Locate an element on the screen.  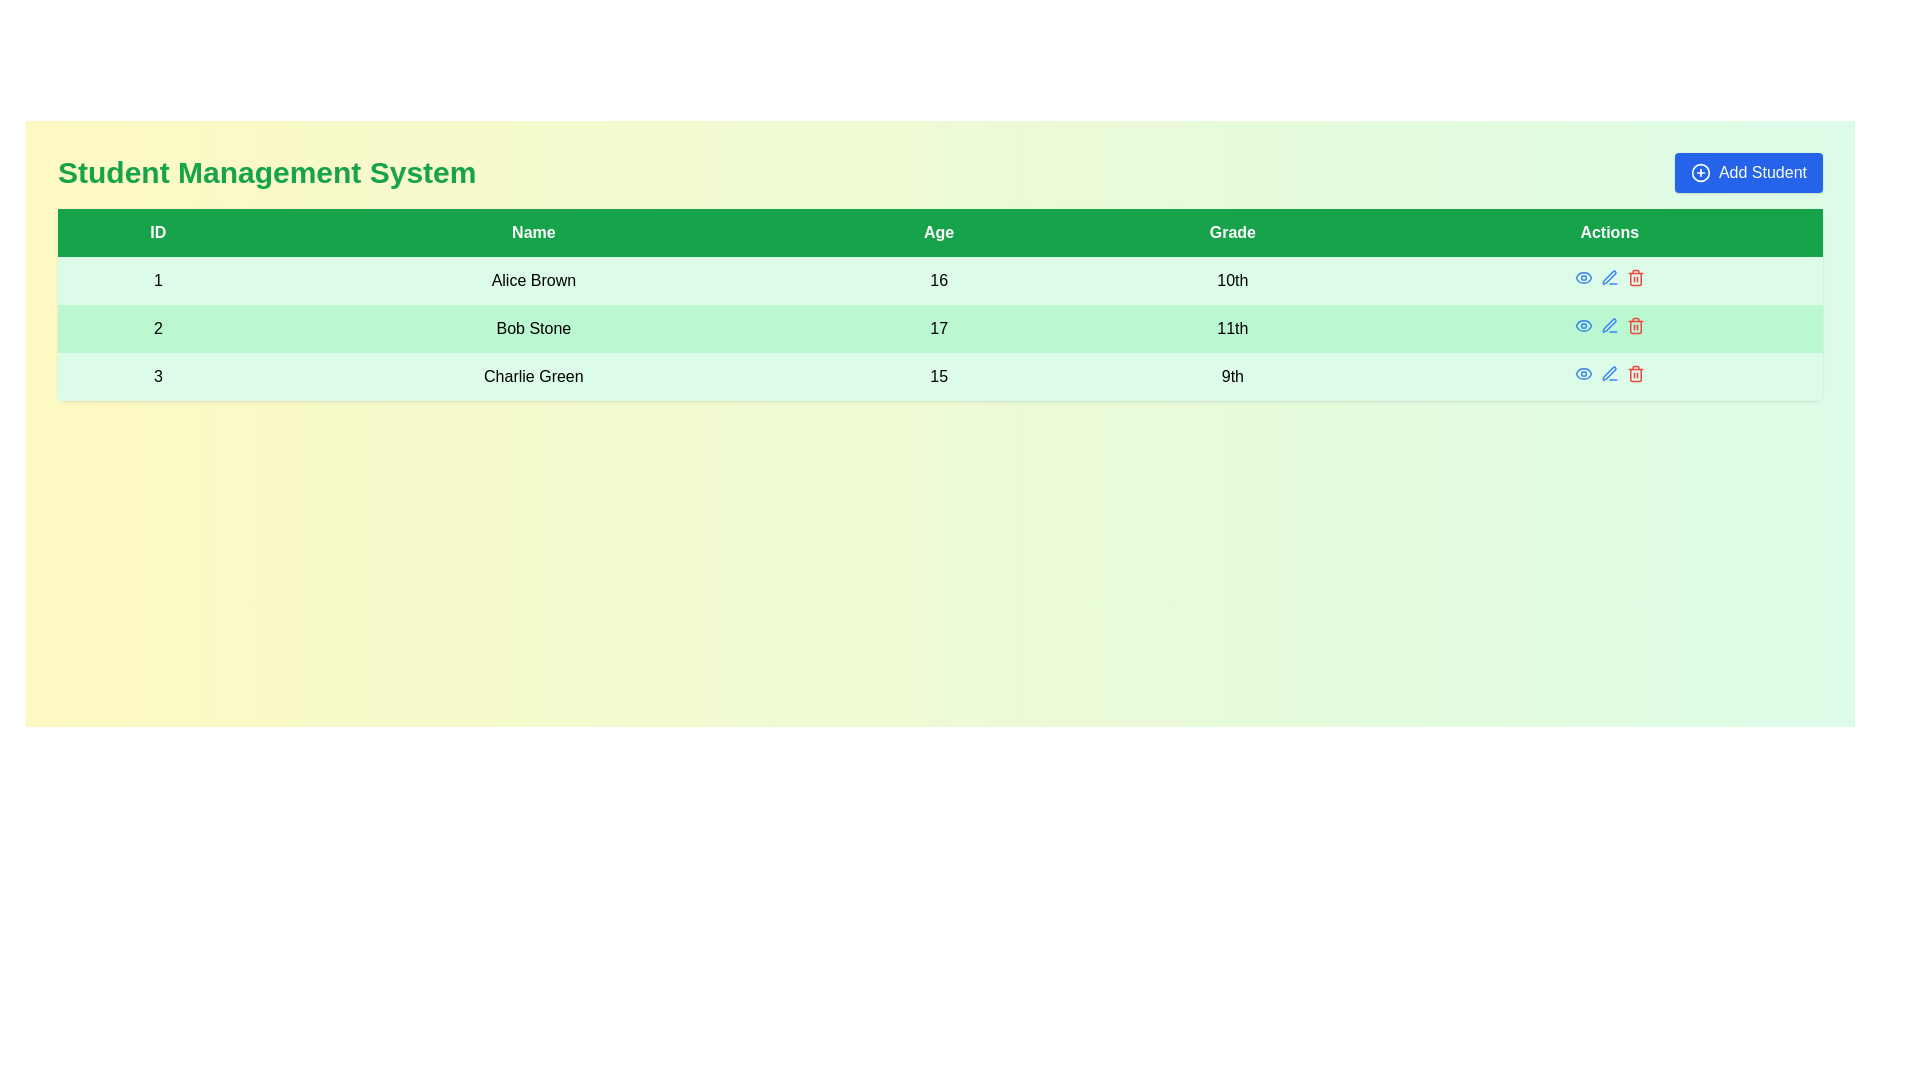
the text label displaying '9th' in the 'Grade' column of the table for 'Charlie Green' is located at coordinates (1231, 377).